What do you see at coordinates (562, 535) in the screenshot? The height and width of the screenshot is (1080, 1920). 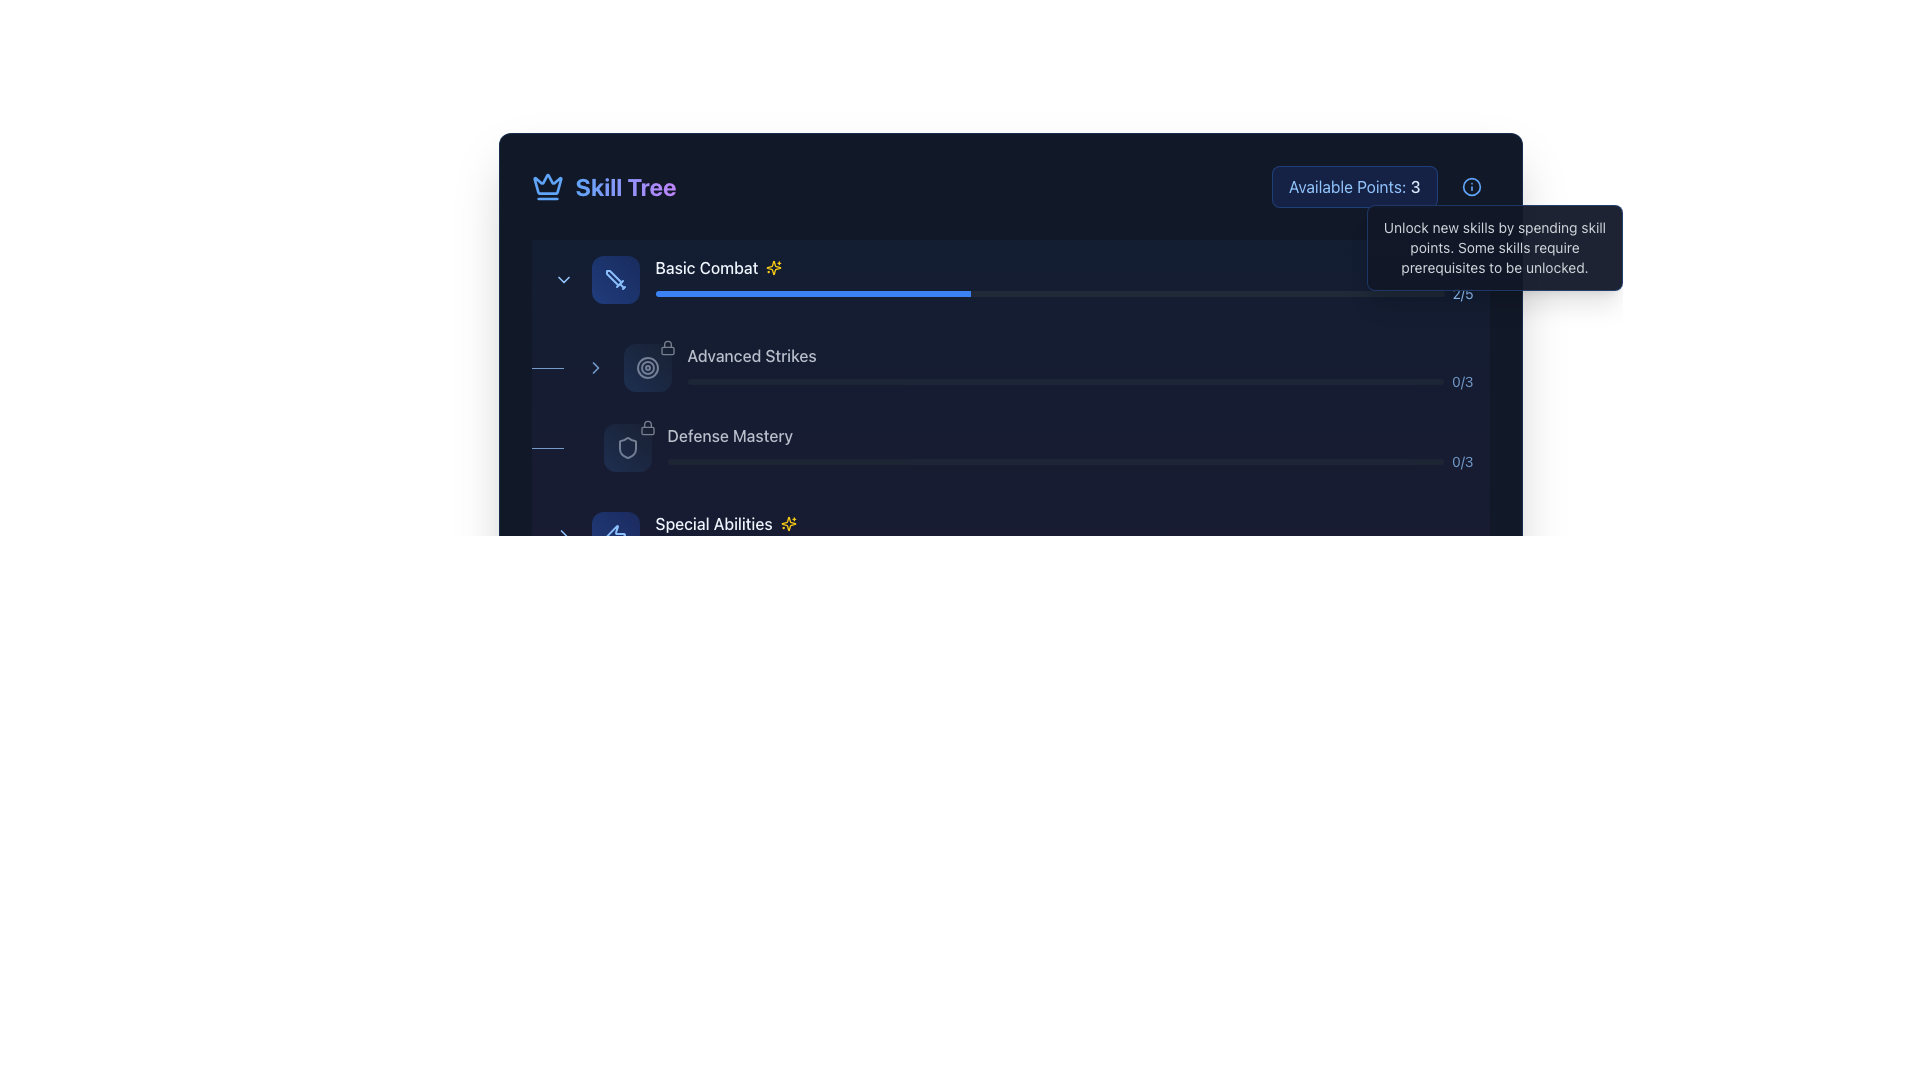 I see `the light blue chevron icon button within the 'Special Abilities' section` at bounding box center [562, 535].